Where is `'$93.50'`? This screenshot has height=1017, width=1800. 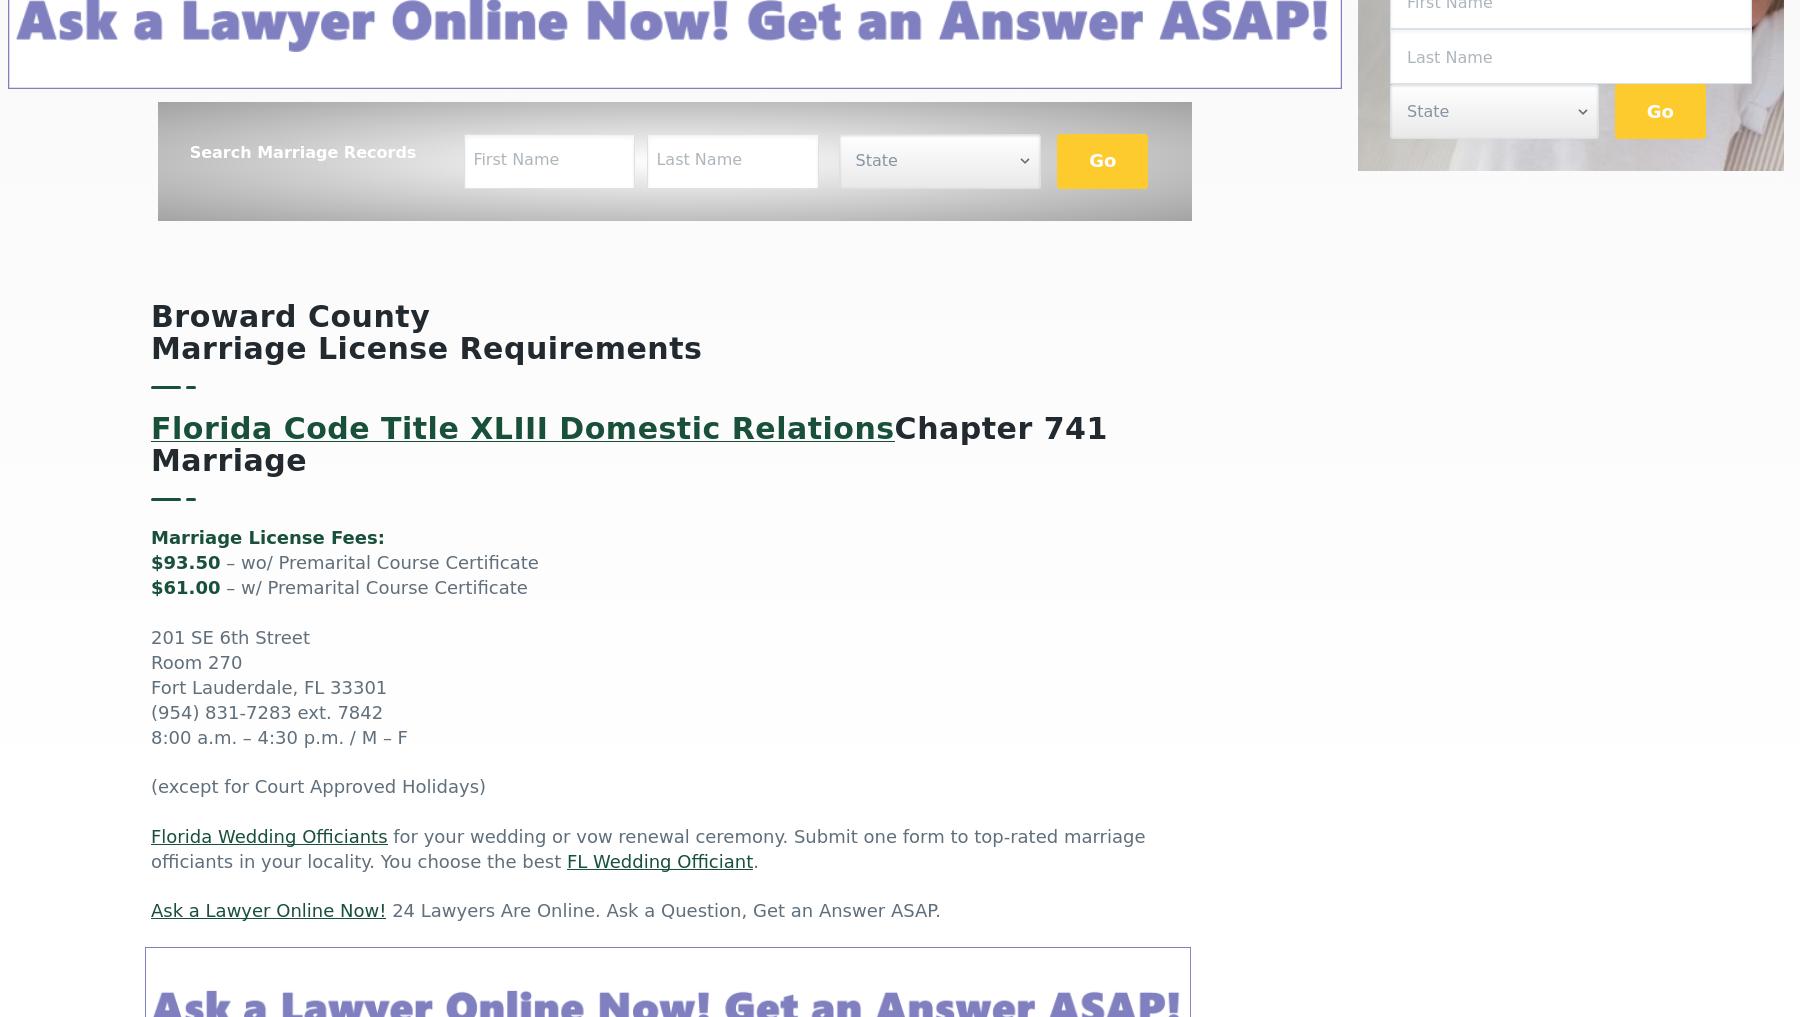 '$93.50' is located at coordinates (185, 564).